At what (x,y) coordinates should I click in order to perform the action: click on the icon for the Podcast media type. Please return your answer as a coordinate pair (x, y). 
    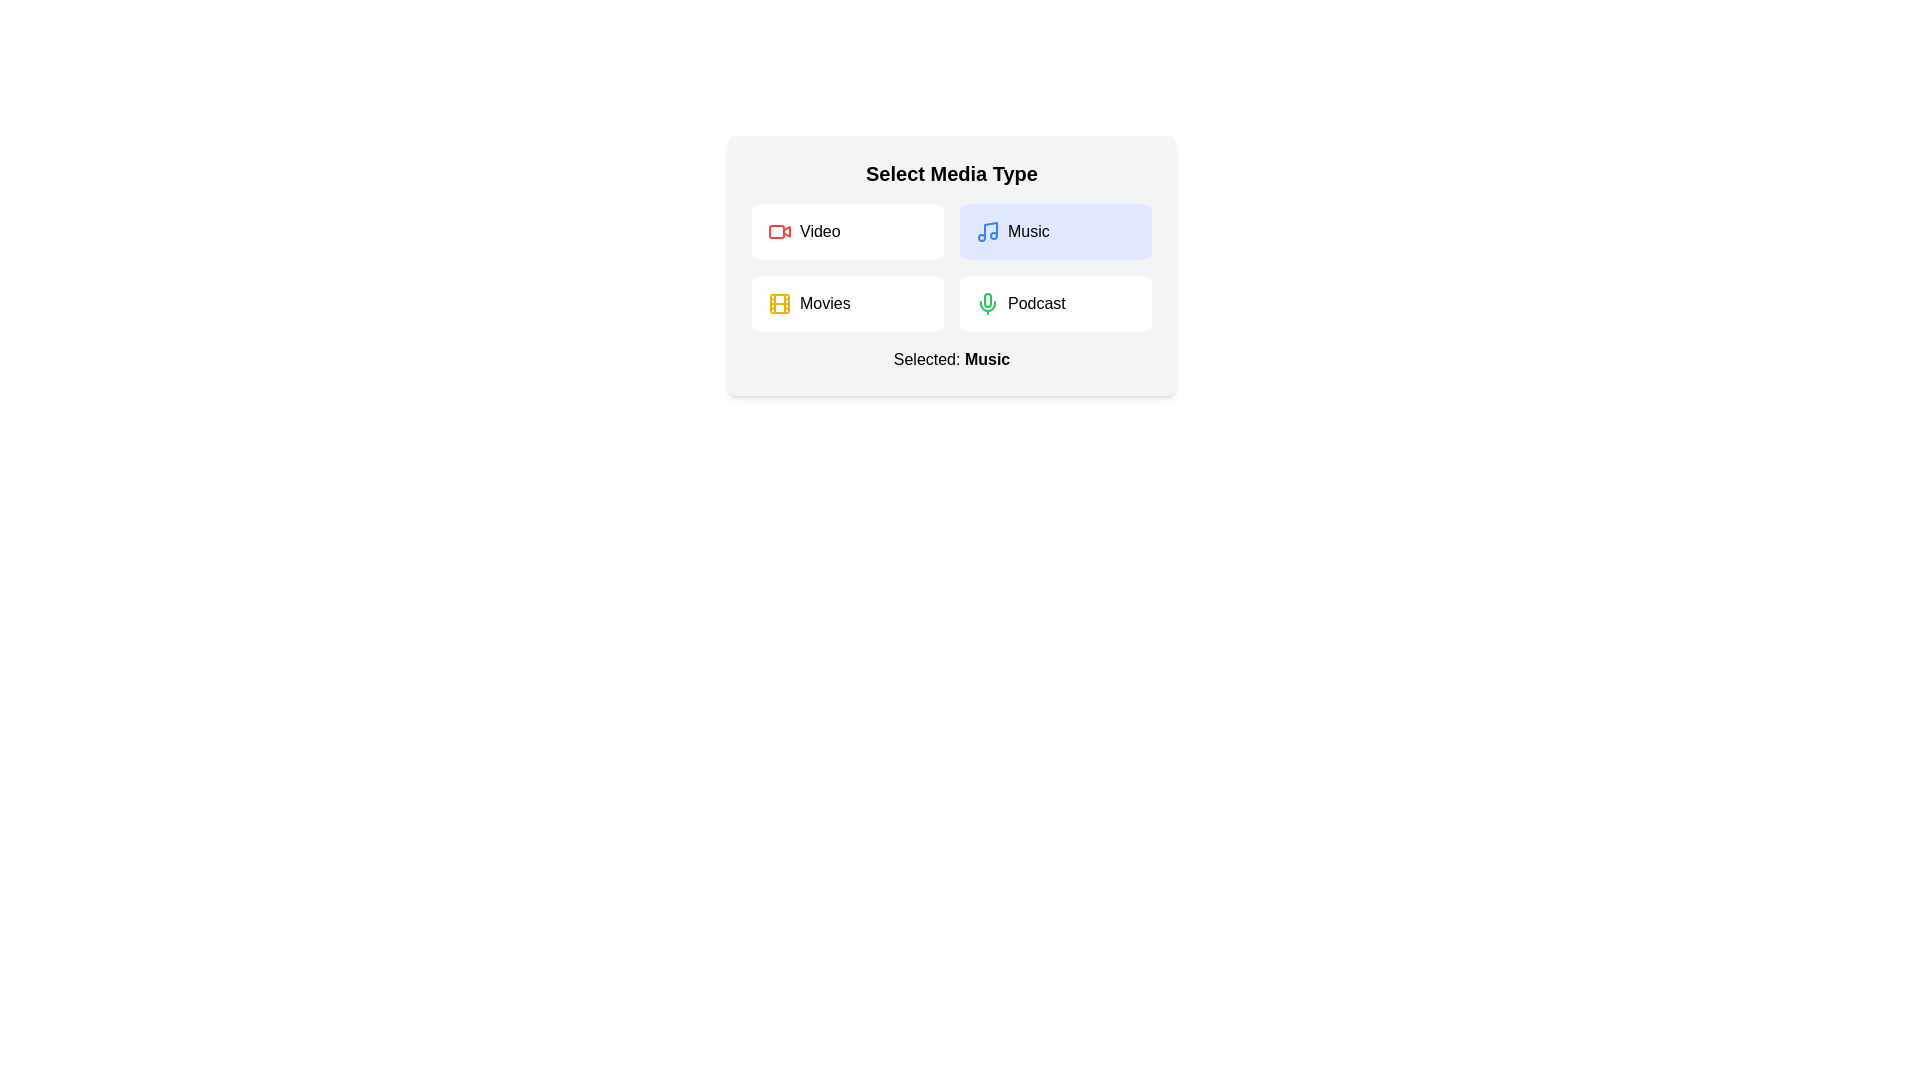
    Looking at the image, I should click on (988, 304).